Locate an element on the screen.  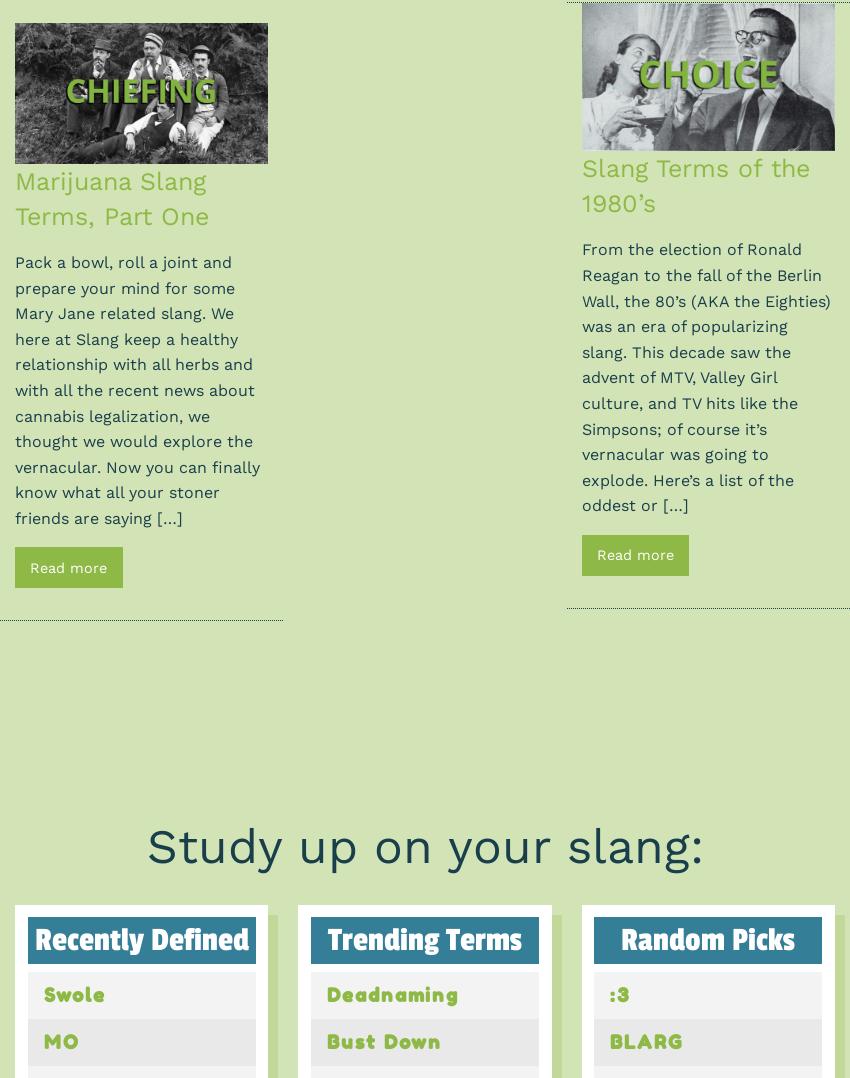
'Random Picks' is located at coordinates (706, 939).